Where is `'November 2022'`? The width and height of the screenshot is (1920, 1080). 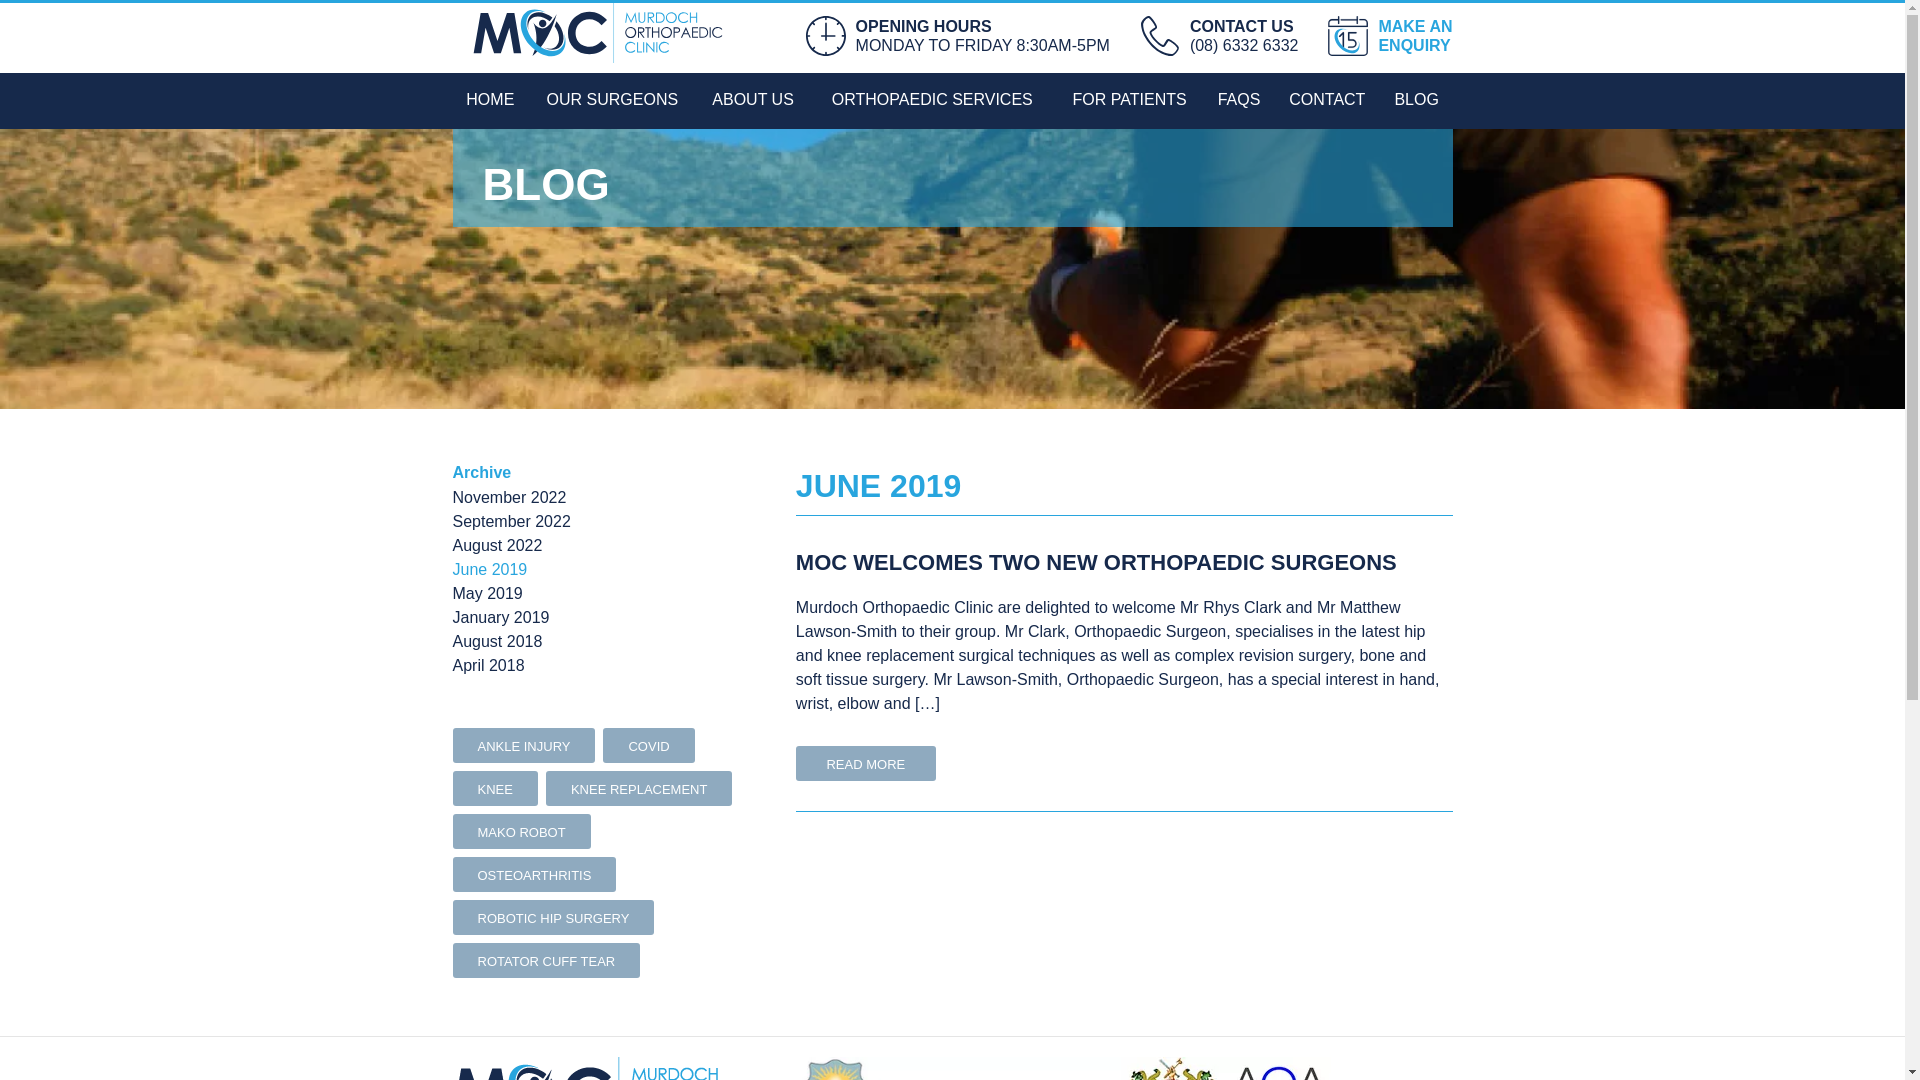
'November 2022' is located at coordinates (450, 496).